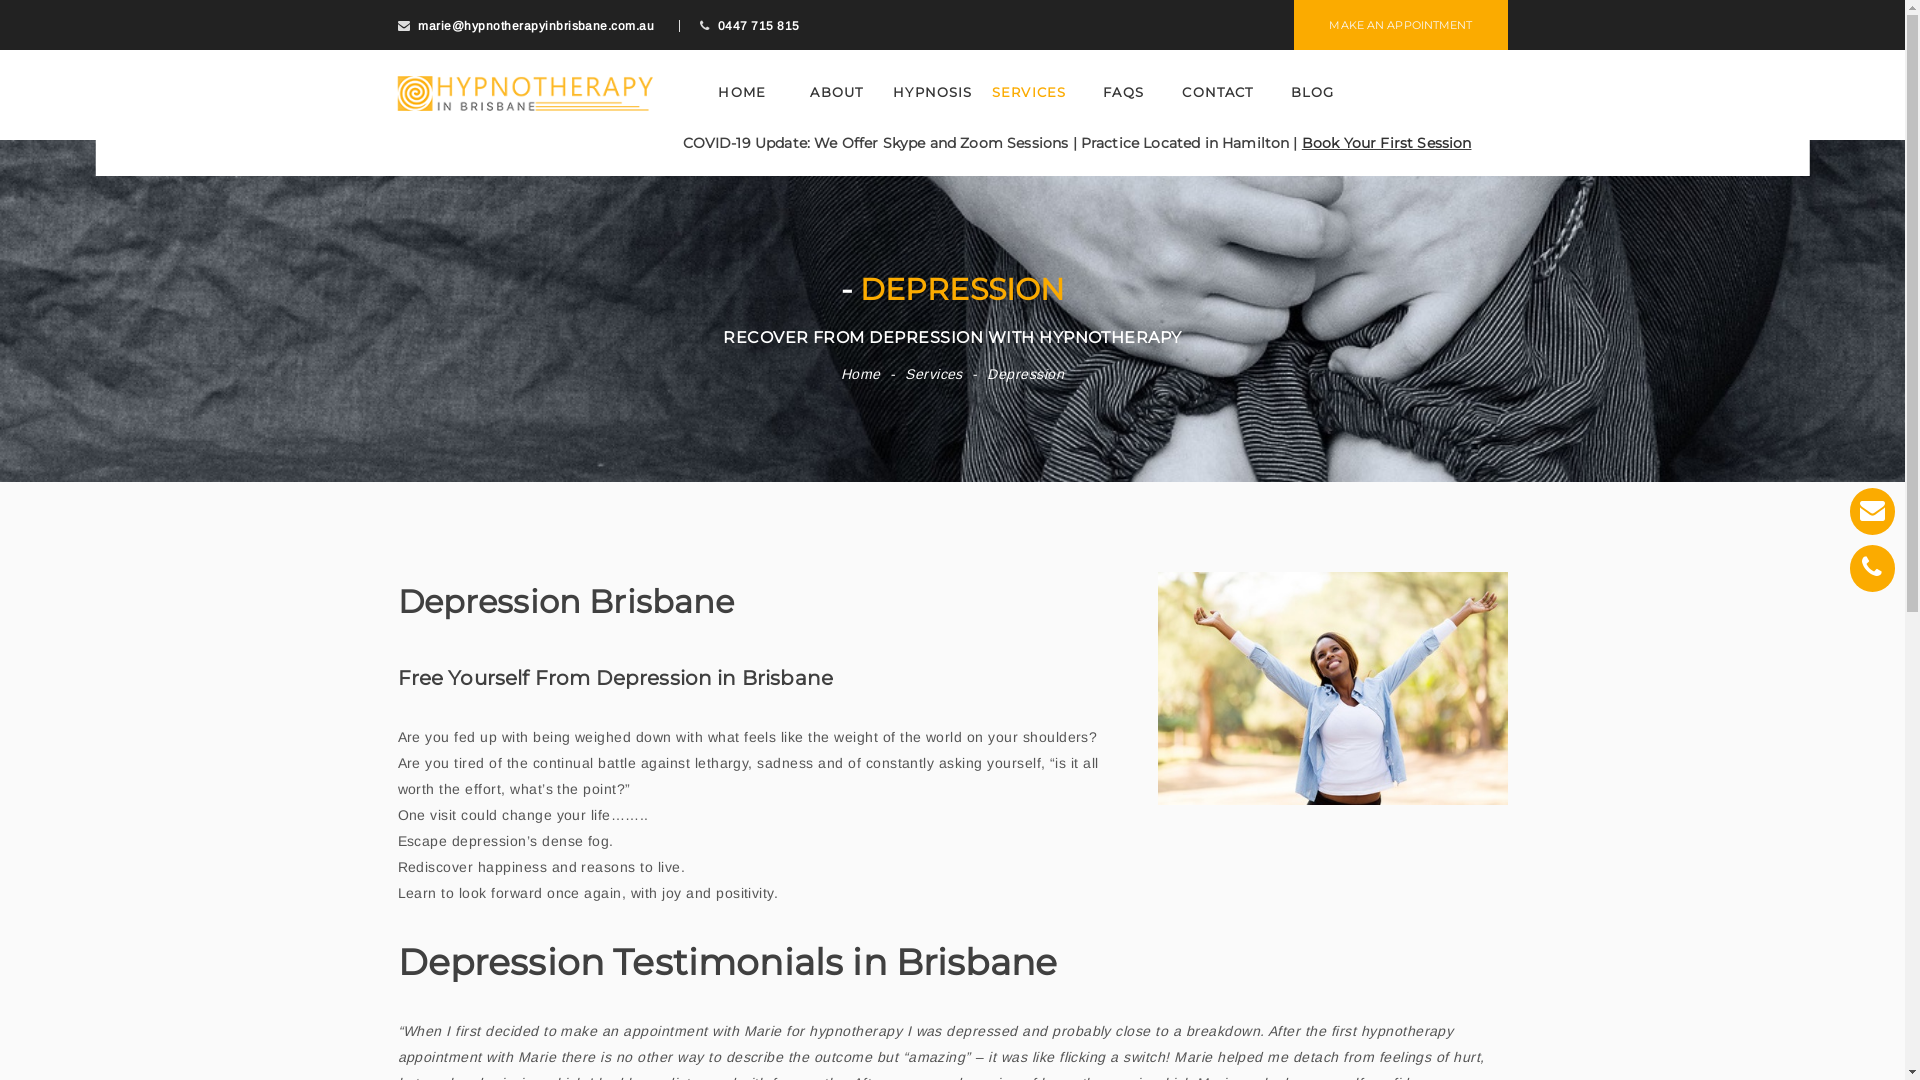  I want to click on 'Call Us', so click(1871, 568).